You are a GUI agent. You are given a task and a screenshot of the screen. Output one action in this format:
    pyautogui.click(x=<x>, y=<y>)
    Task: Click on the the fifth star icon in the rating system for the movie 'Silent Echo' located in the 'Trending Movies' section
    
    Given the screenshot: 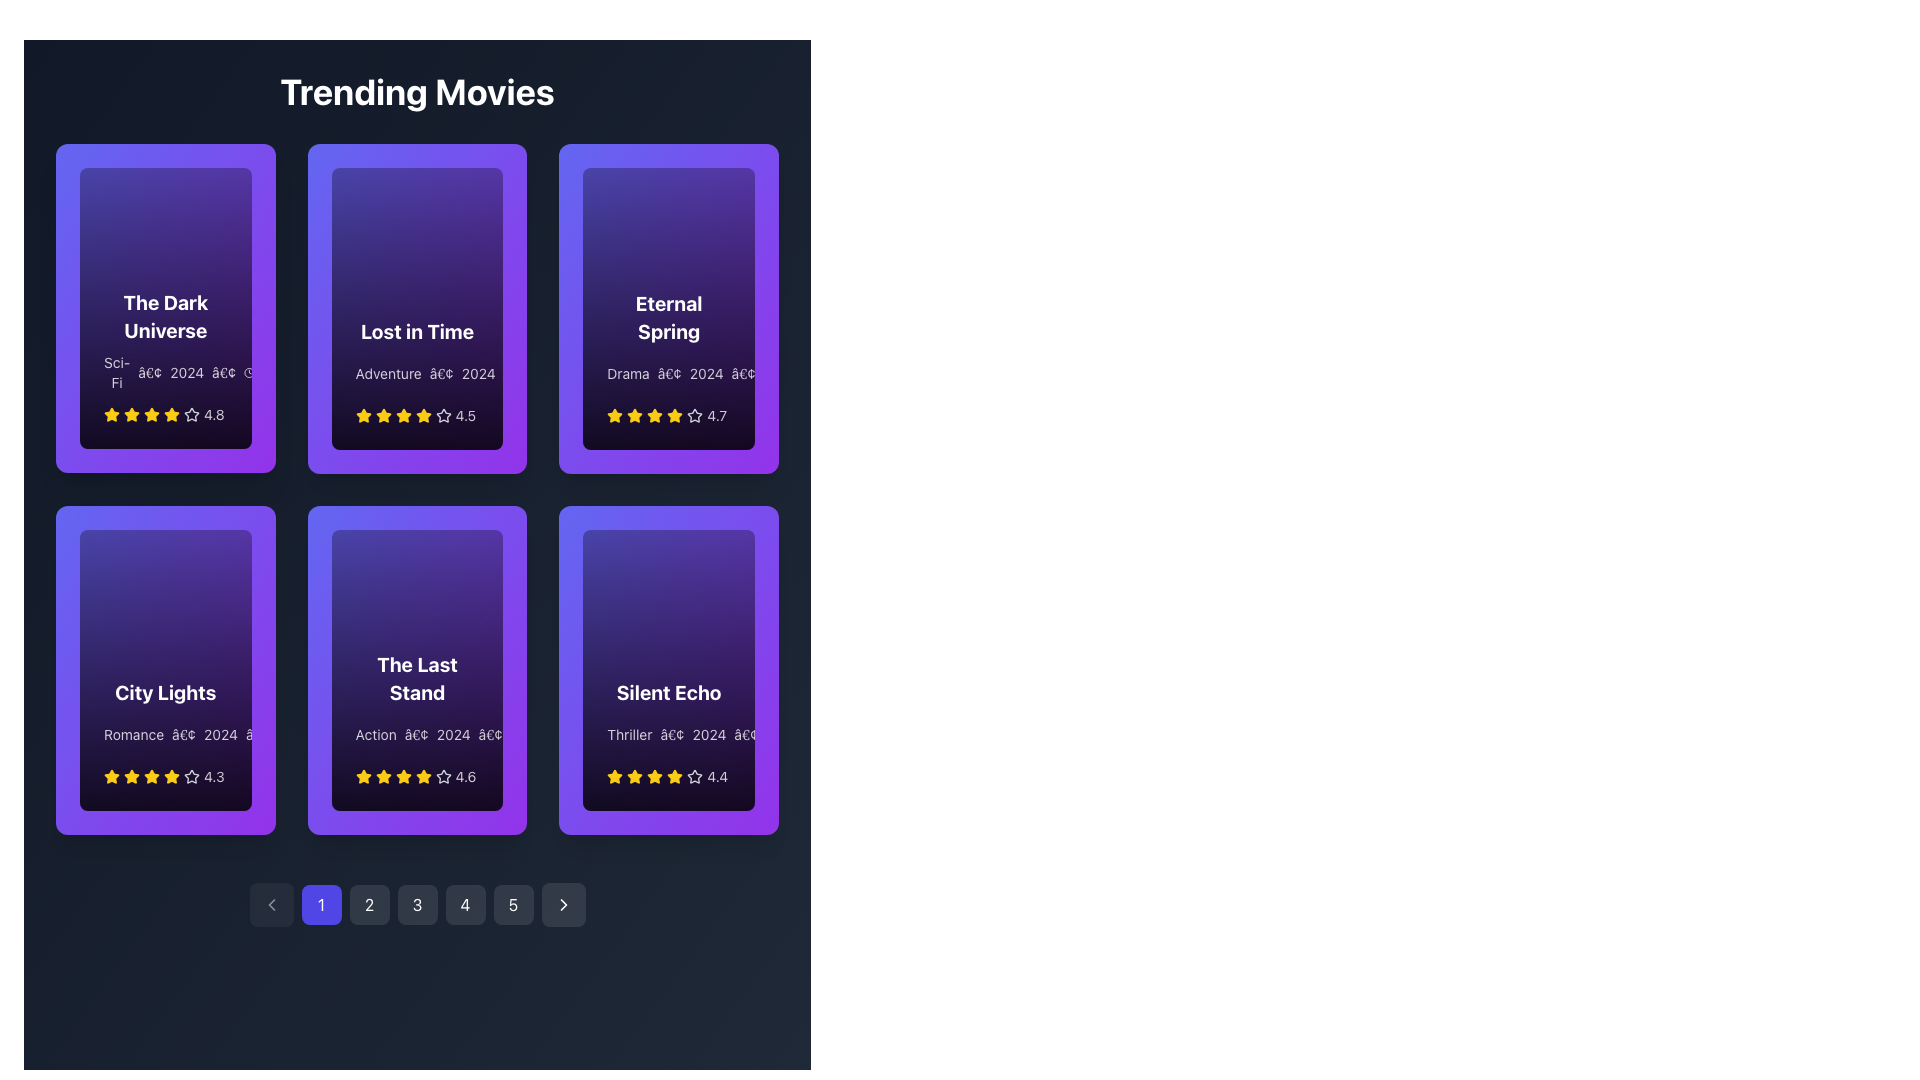 What is the action you would take?
    pyautogui.click(x=695, y=775)
    